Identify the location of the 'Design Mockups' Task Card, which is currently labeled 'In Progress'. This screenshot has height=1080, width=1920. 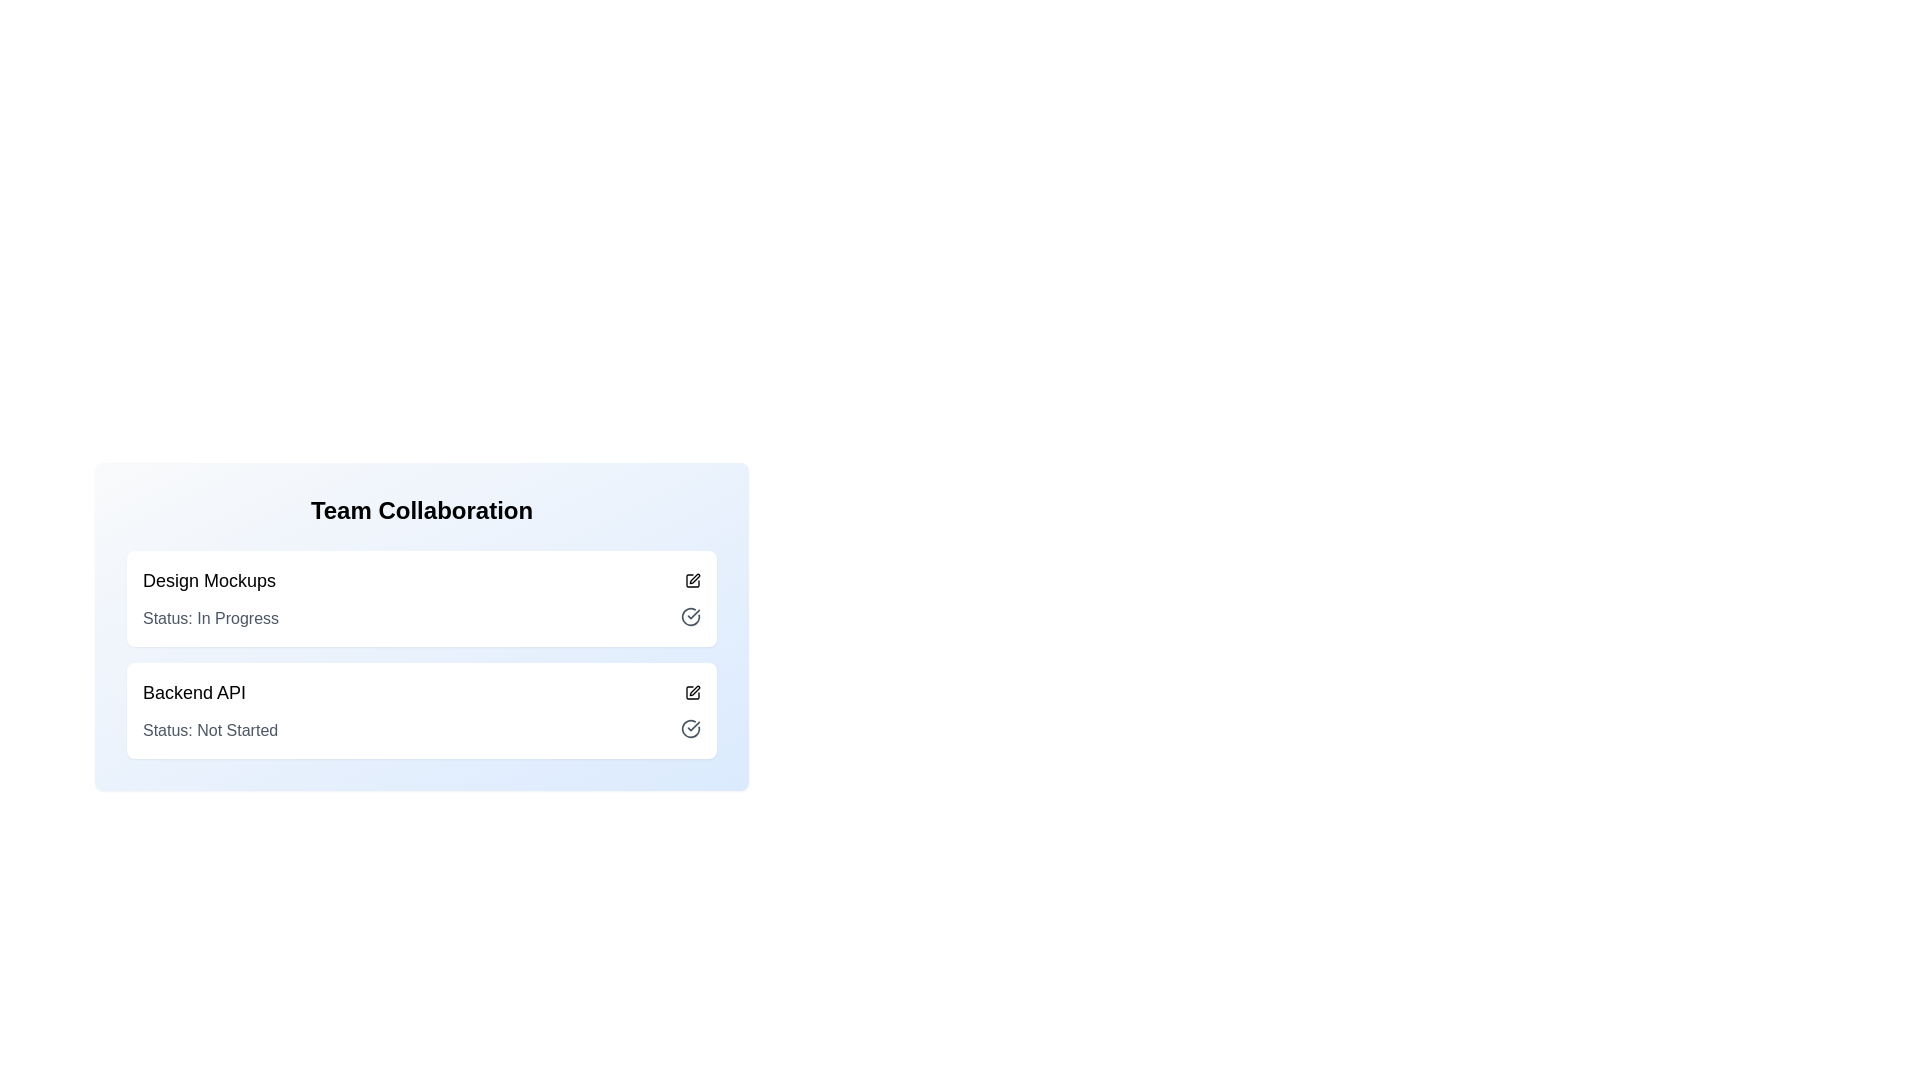
(421, 597).